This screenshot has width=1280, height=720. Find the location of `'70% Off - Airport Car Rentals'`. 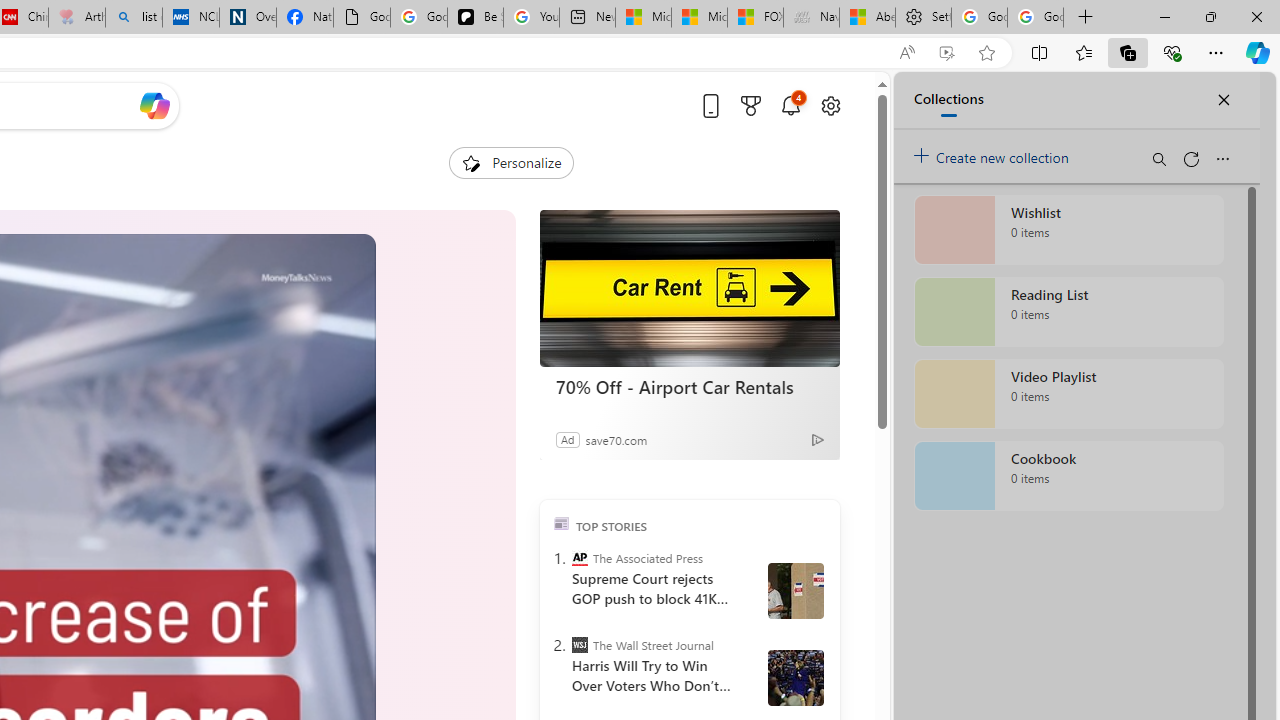

'70% Off - Airport Car Rentals' is located at coordinates (689, 387).